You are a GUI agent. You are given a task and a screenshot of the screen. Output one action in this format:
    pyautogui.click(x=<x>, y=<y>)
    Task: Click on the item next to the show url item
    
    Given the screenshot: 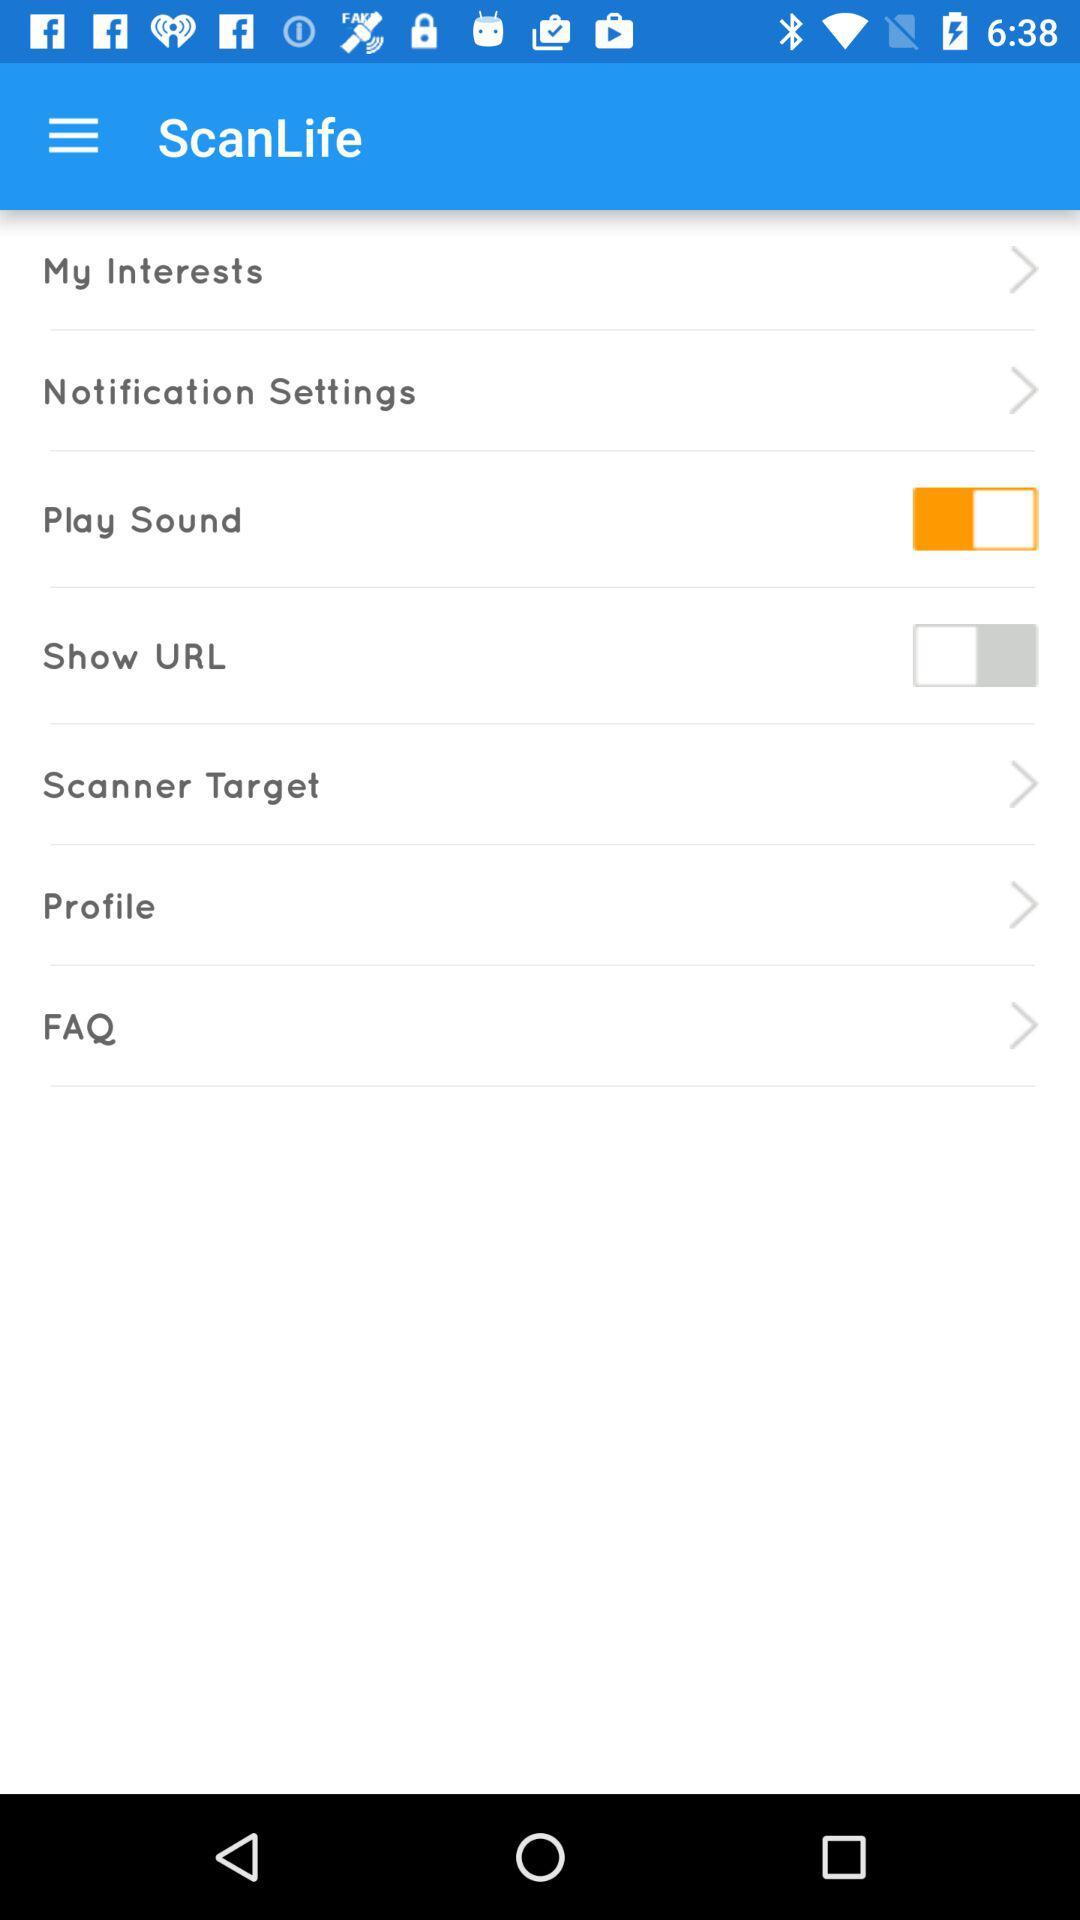 What is the action you would take?
    pyautogui.click(x=974, y=655)
    